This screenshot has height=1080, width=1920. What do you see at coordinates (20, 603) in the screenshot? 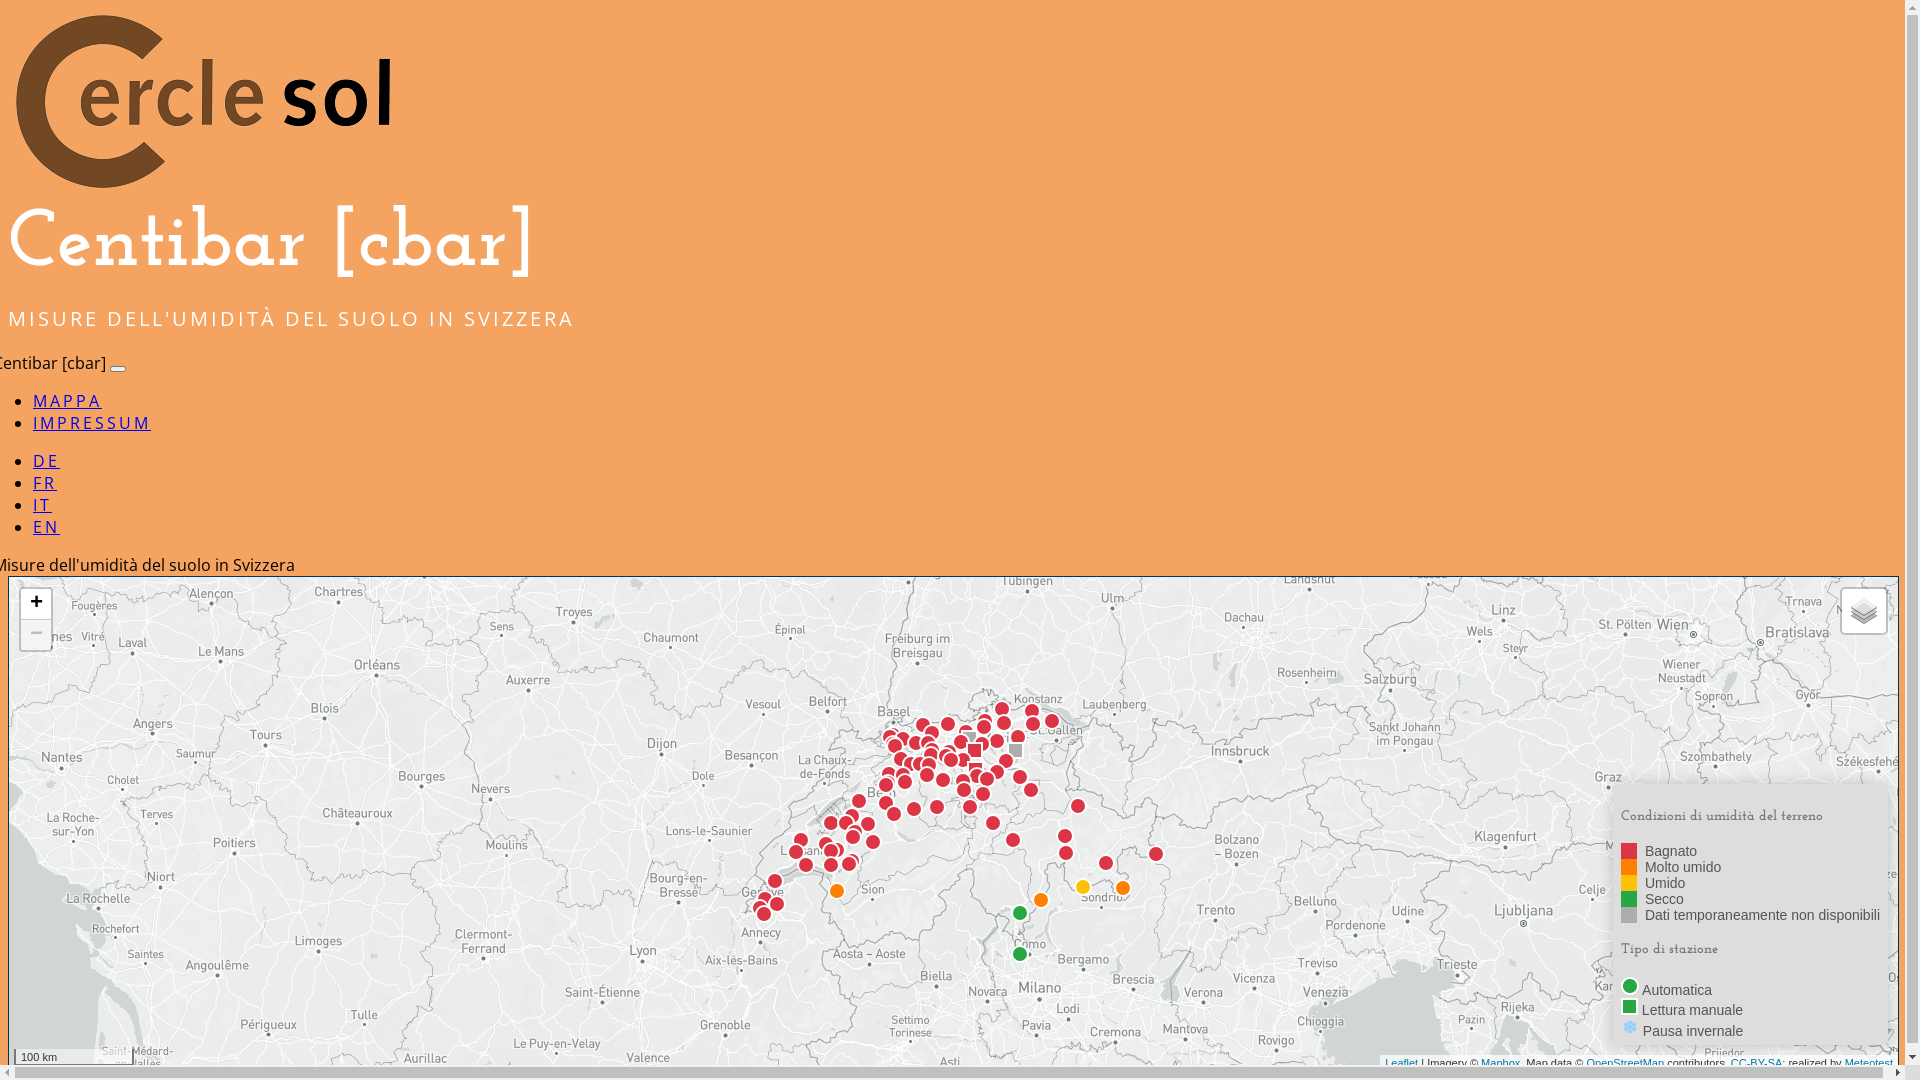
I see `'+'` at bounding box center [20, 603].